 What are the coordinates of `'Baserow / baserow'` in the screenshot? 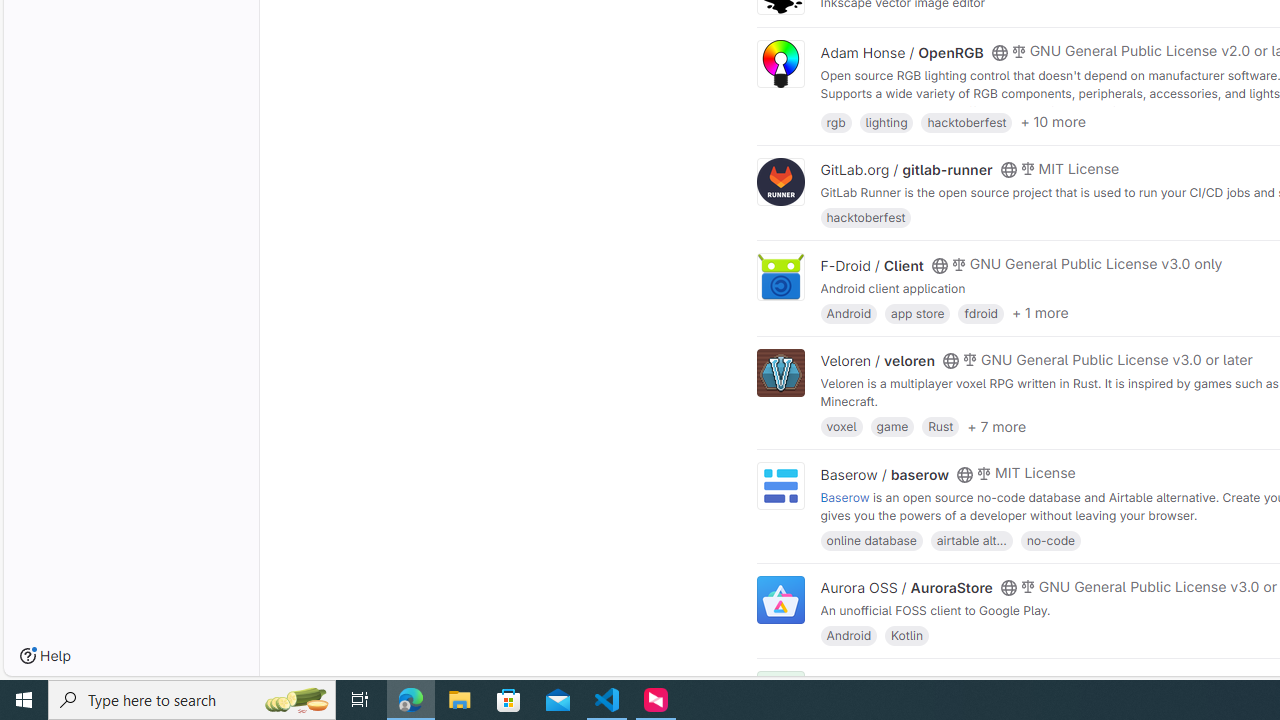 It's located at (884, 474).